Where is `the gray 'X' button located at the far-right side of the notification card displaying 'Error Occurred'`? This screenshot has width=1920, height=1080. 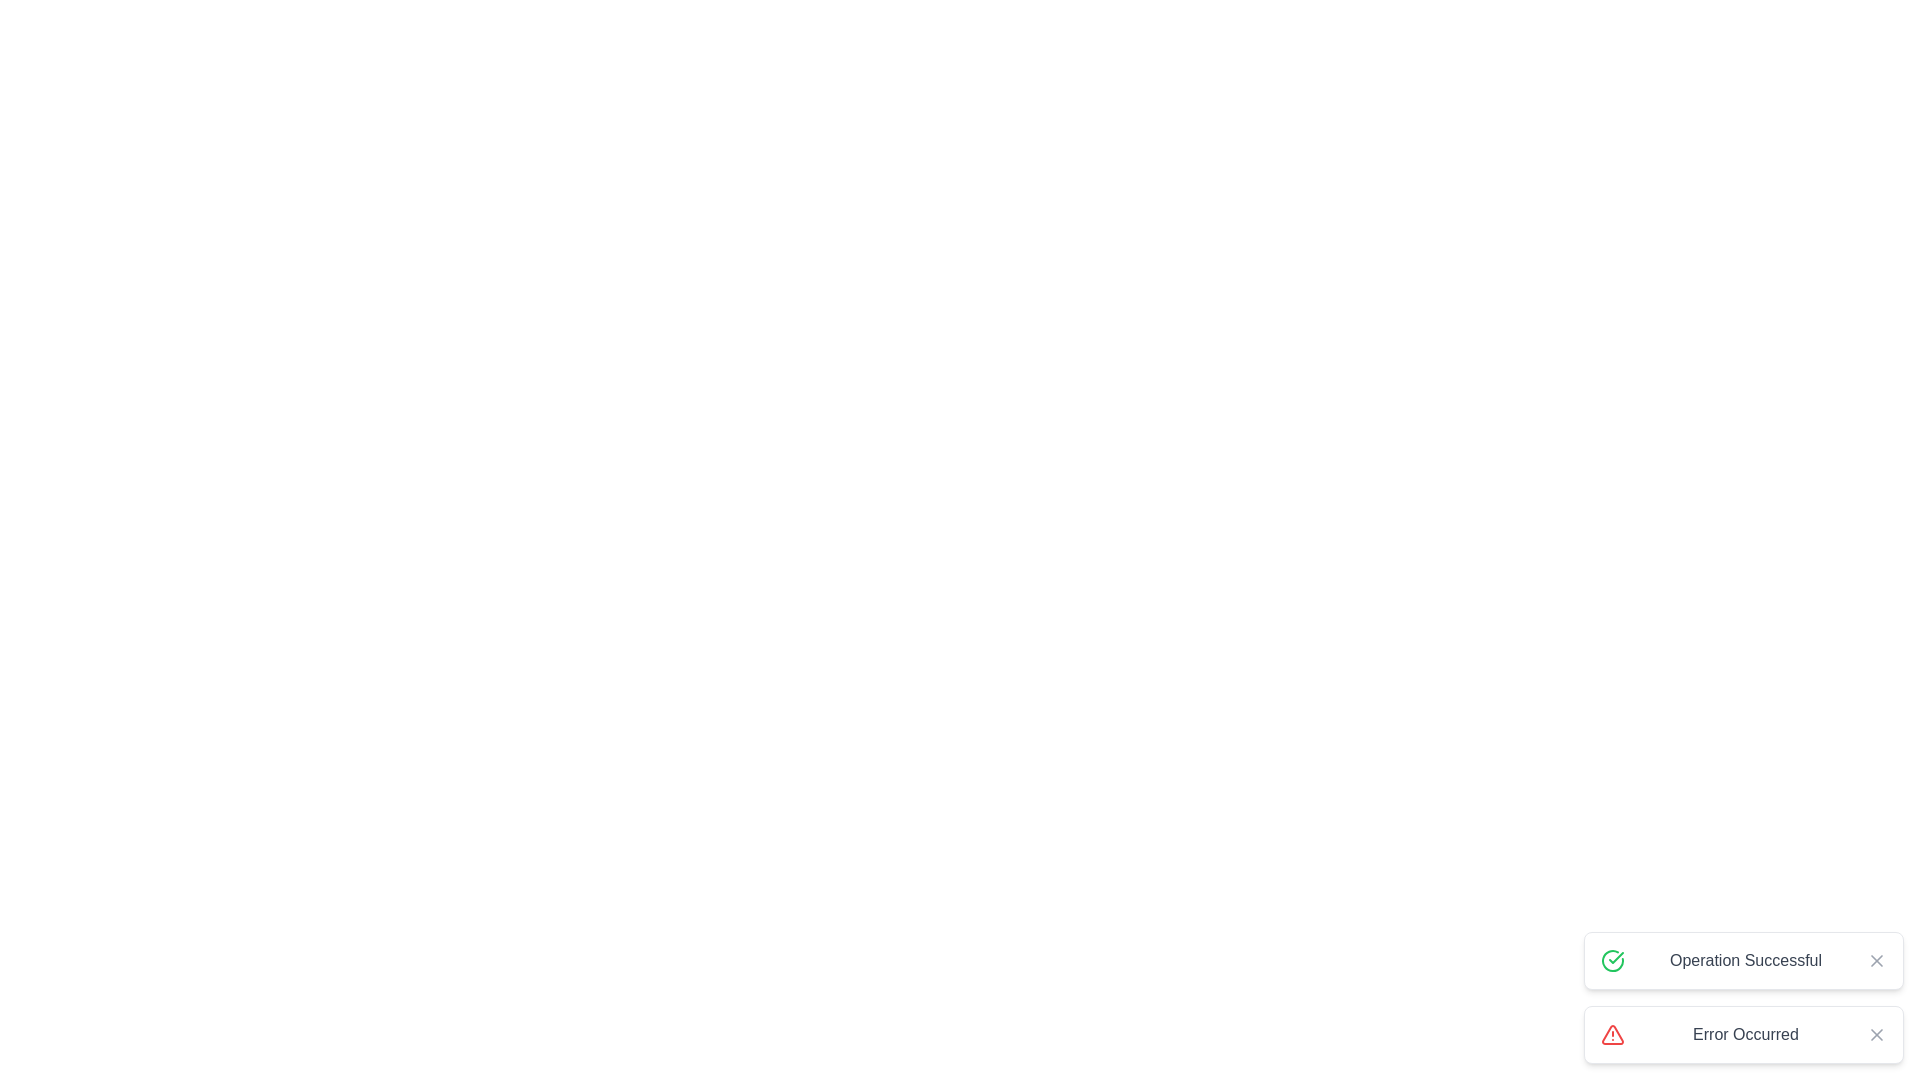
the gray 'X' button located at the far-right side of the notification card displaying 'Error Occurred' is located at coordinates (1875, 1034).